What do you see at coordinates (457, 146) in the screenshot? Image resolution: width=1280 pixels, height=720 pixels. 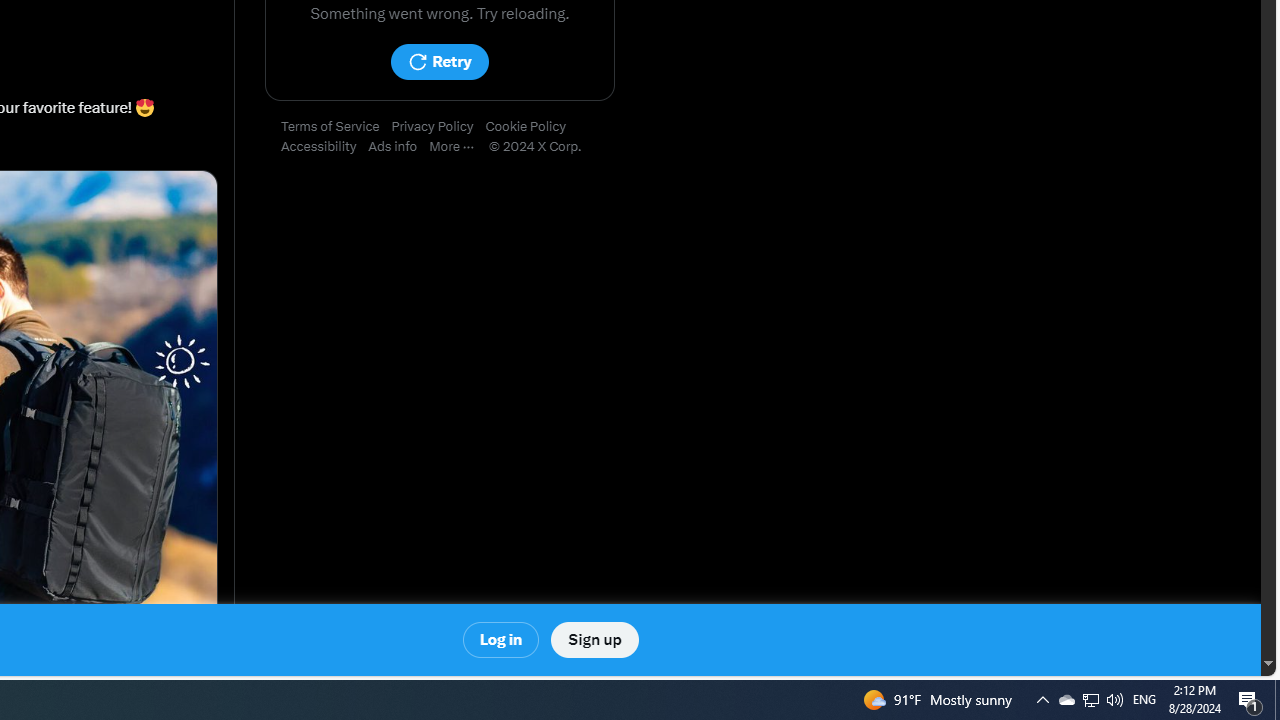 I see `'More'` at bounding box center [457, 146].